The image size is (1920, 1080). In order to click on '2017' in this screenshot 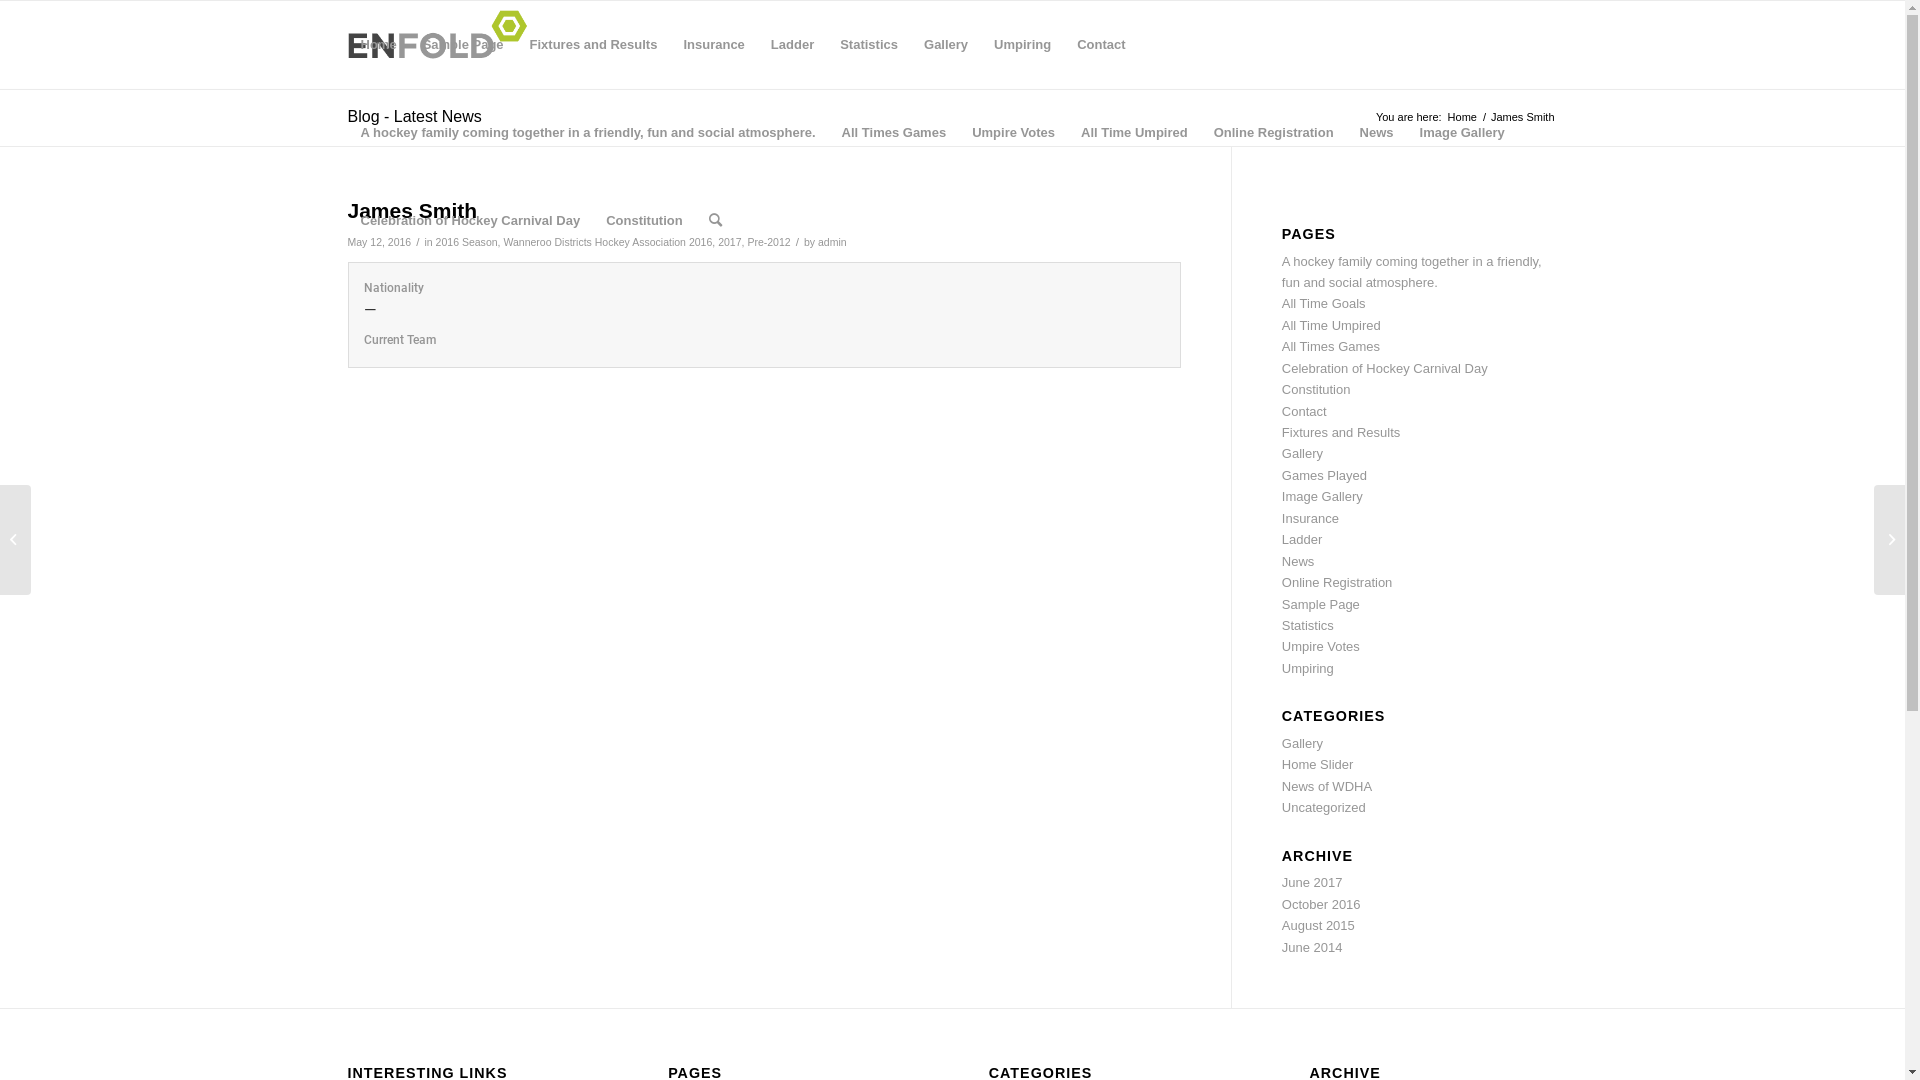, I will do `click(718, 241)`.